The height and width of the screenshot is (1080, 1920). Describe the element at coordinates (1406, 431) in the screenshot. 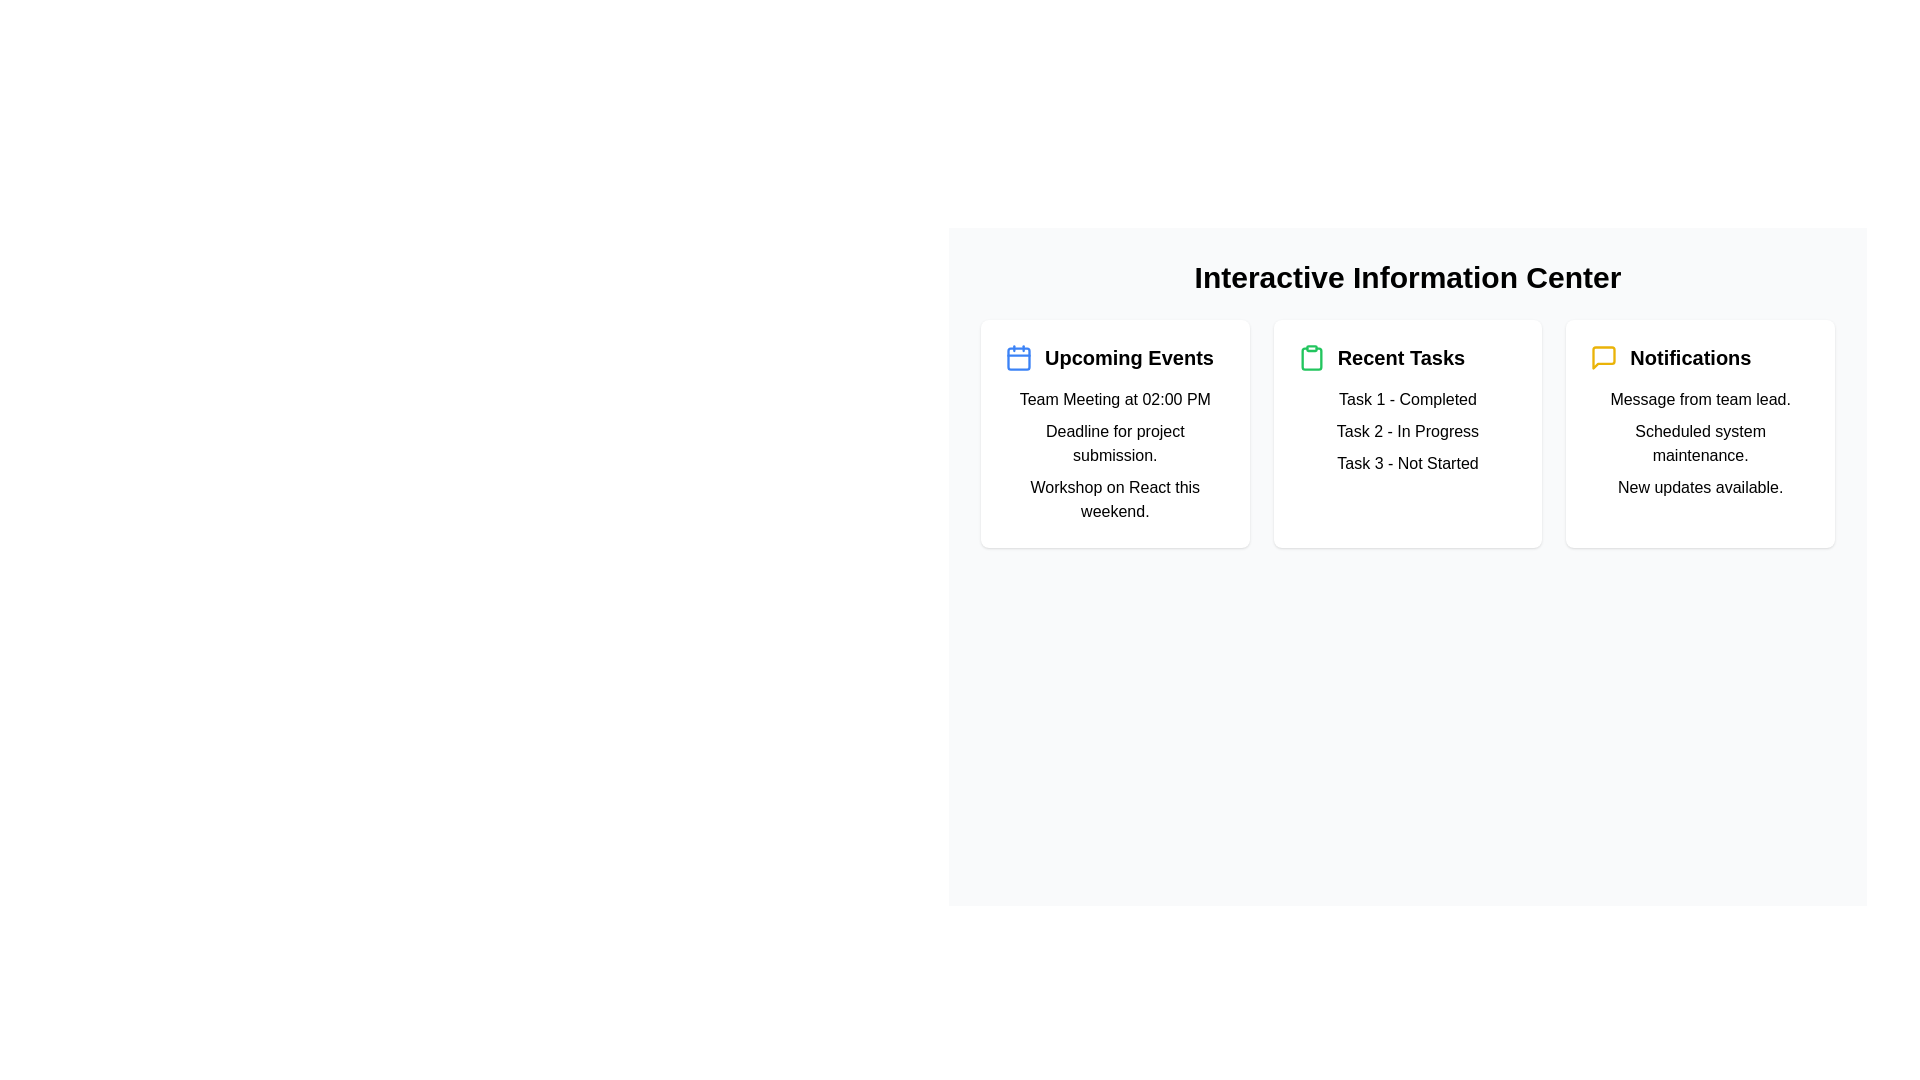

I see `the Text label indicating the status of Task 2, which is currently 'In Progress', located in the middle of the Recent Tasks column` at that location.